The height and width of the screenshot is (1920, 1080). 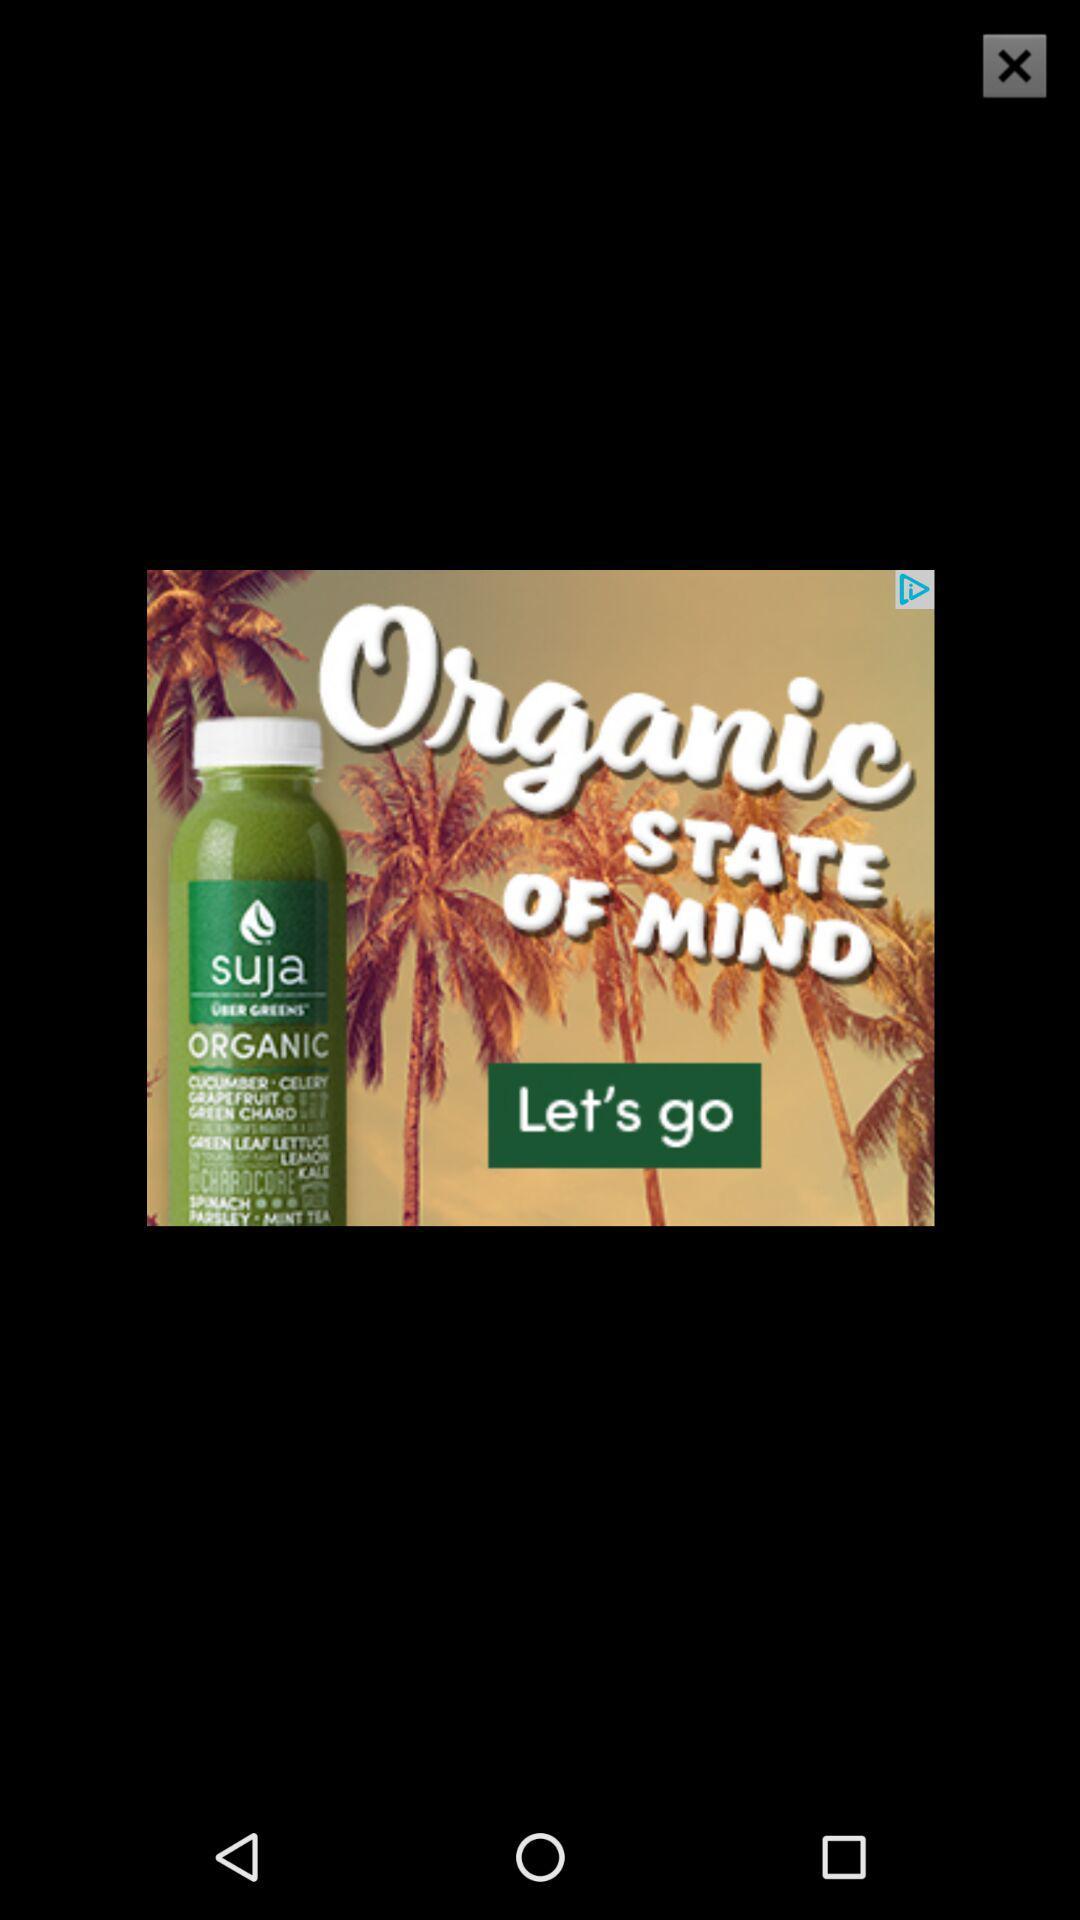 What do you see at coordinates (1014, 65) in the screenshot?
I see `icon at the top right corner` at bounding box center [1014, 65].